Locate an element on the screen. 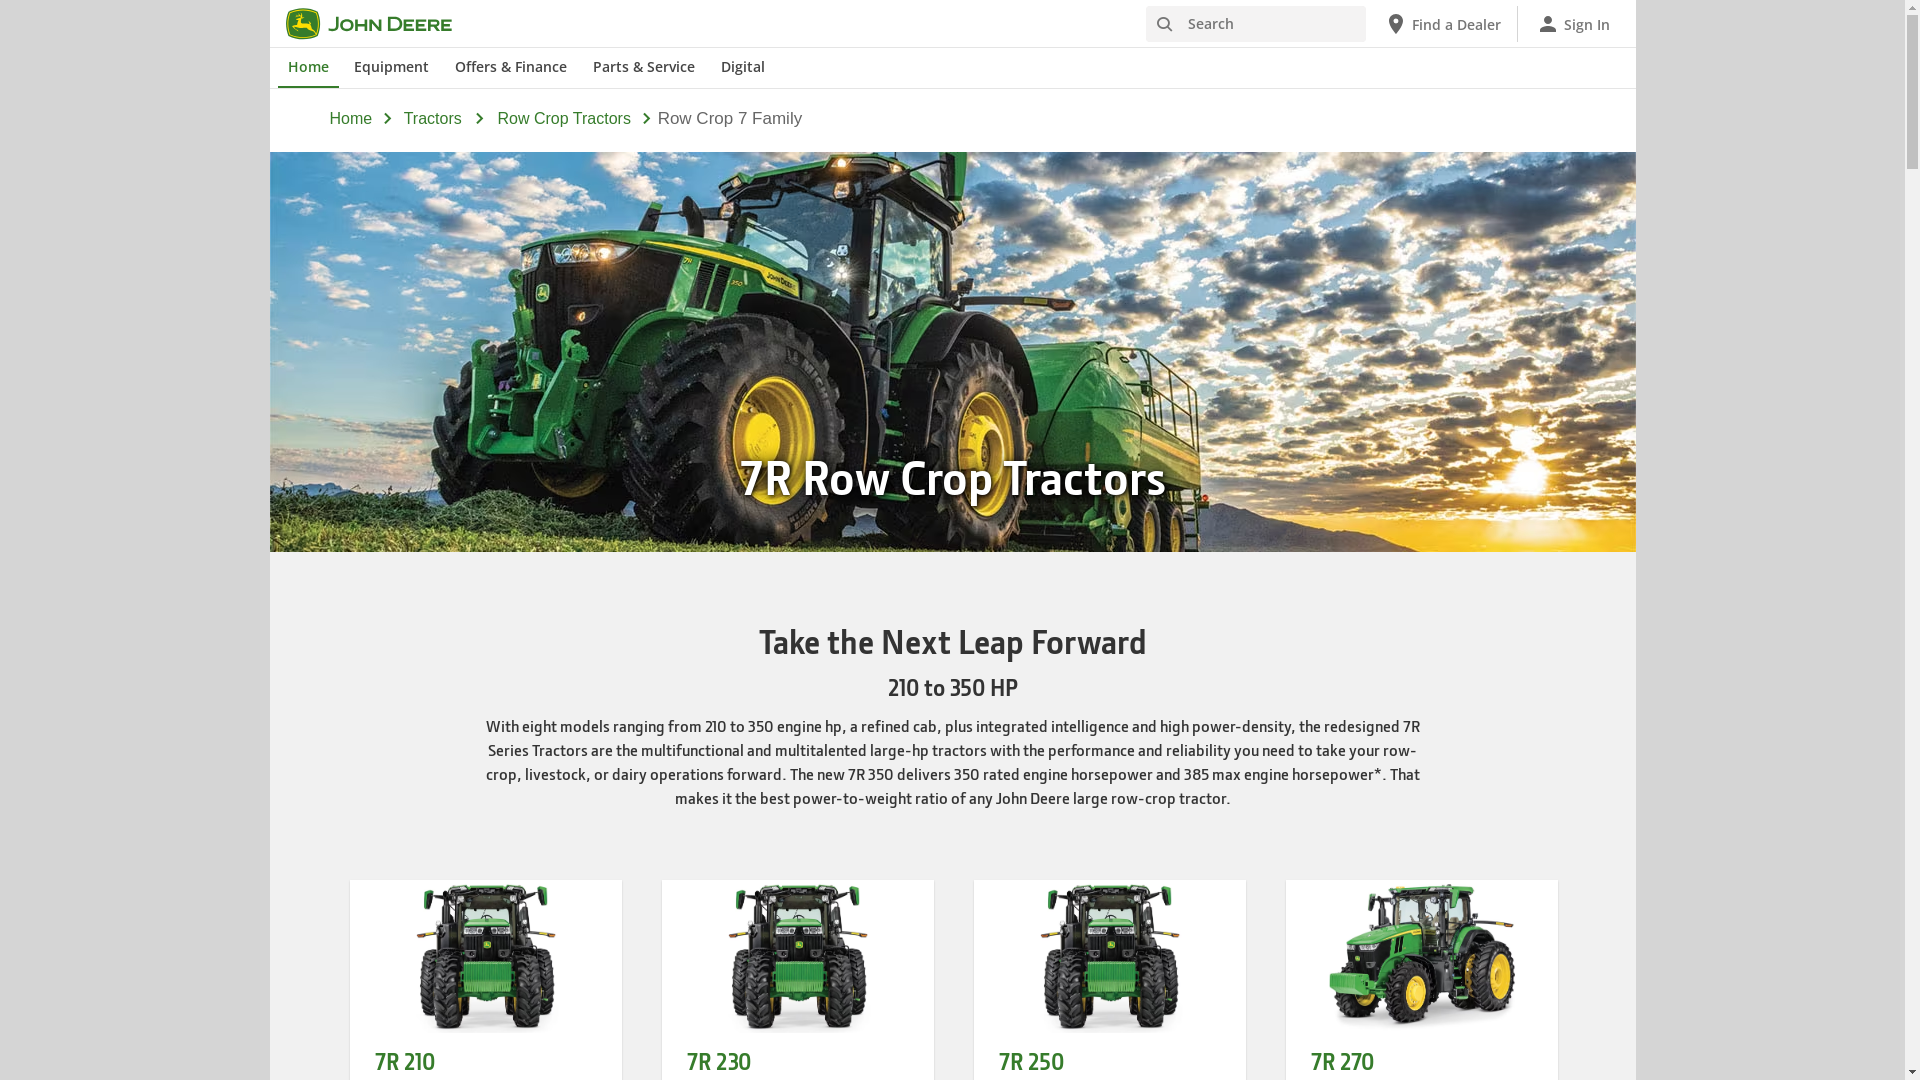  'Sign In' is located at coordinates (1572, 23).